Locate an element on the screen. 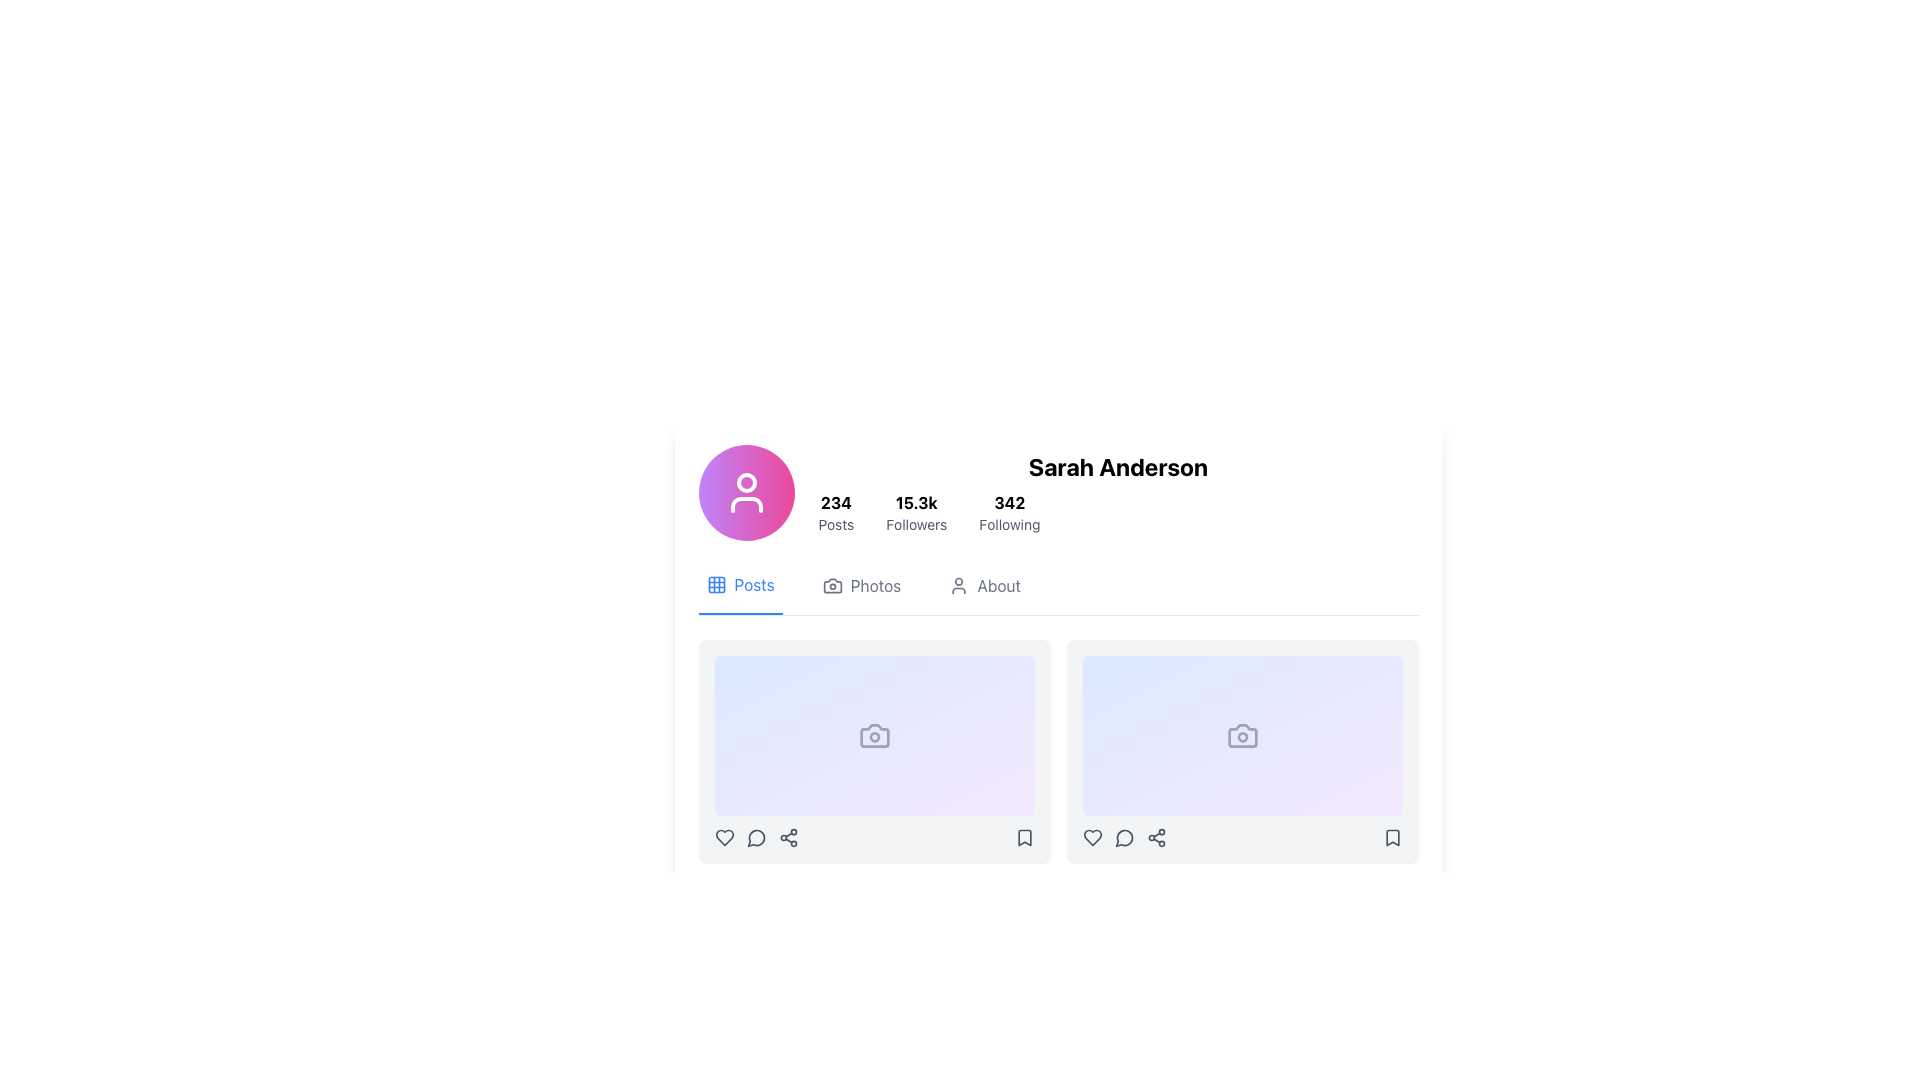  the bold numeric text component displaying '15.3k', which indicates a count related to user statistics, positioned above the text 'Followers' is located at coordinates (915, 501).